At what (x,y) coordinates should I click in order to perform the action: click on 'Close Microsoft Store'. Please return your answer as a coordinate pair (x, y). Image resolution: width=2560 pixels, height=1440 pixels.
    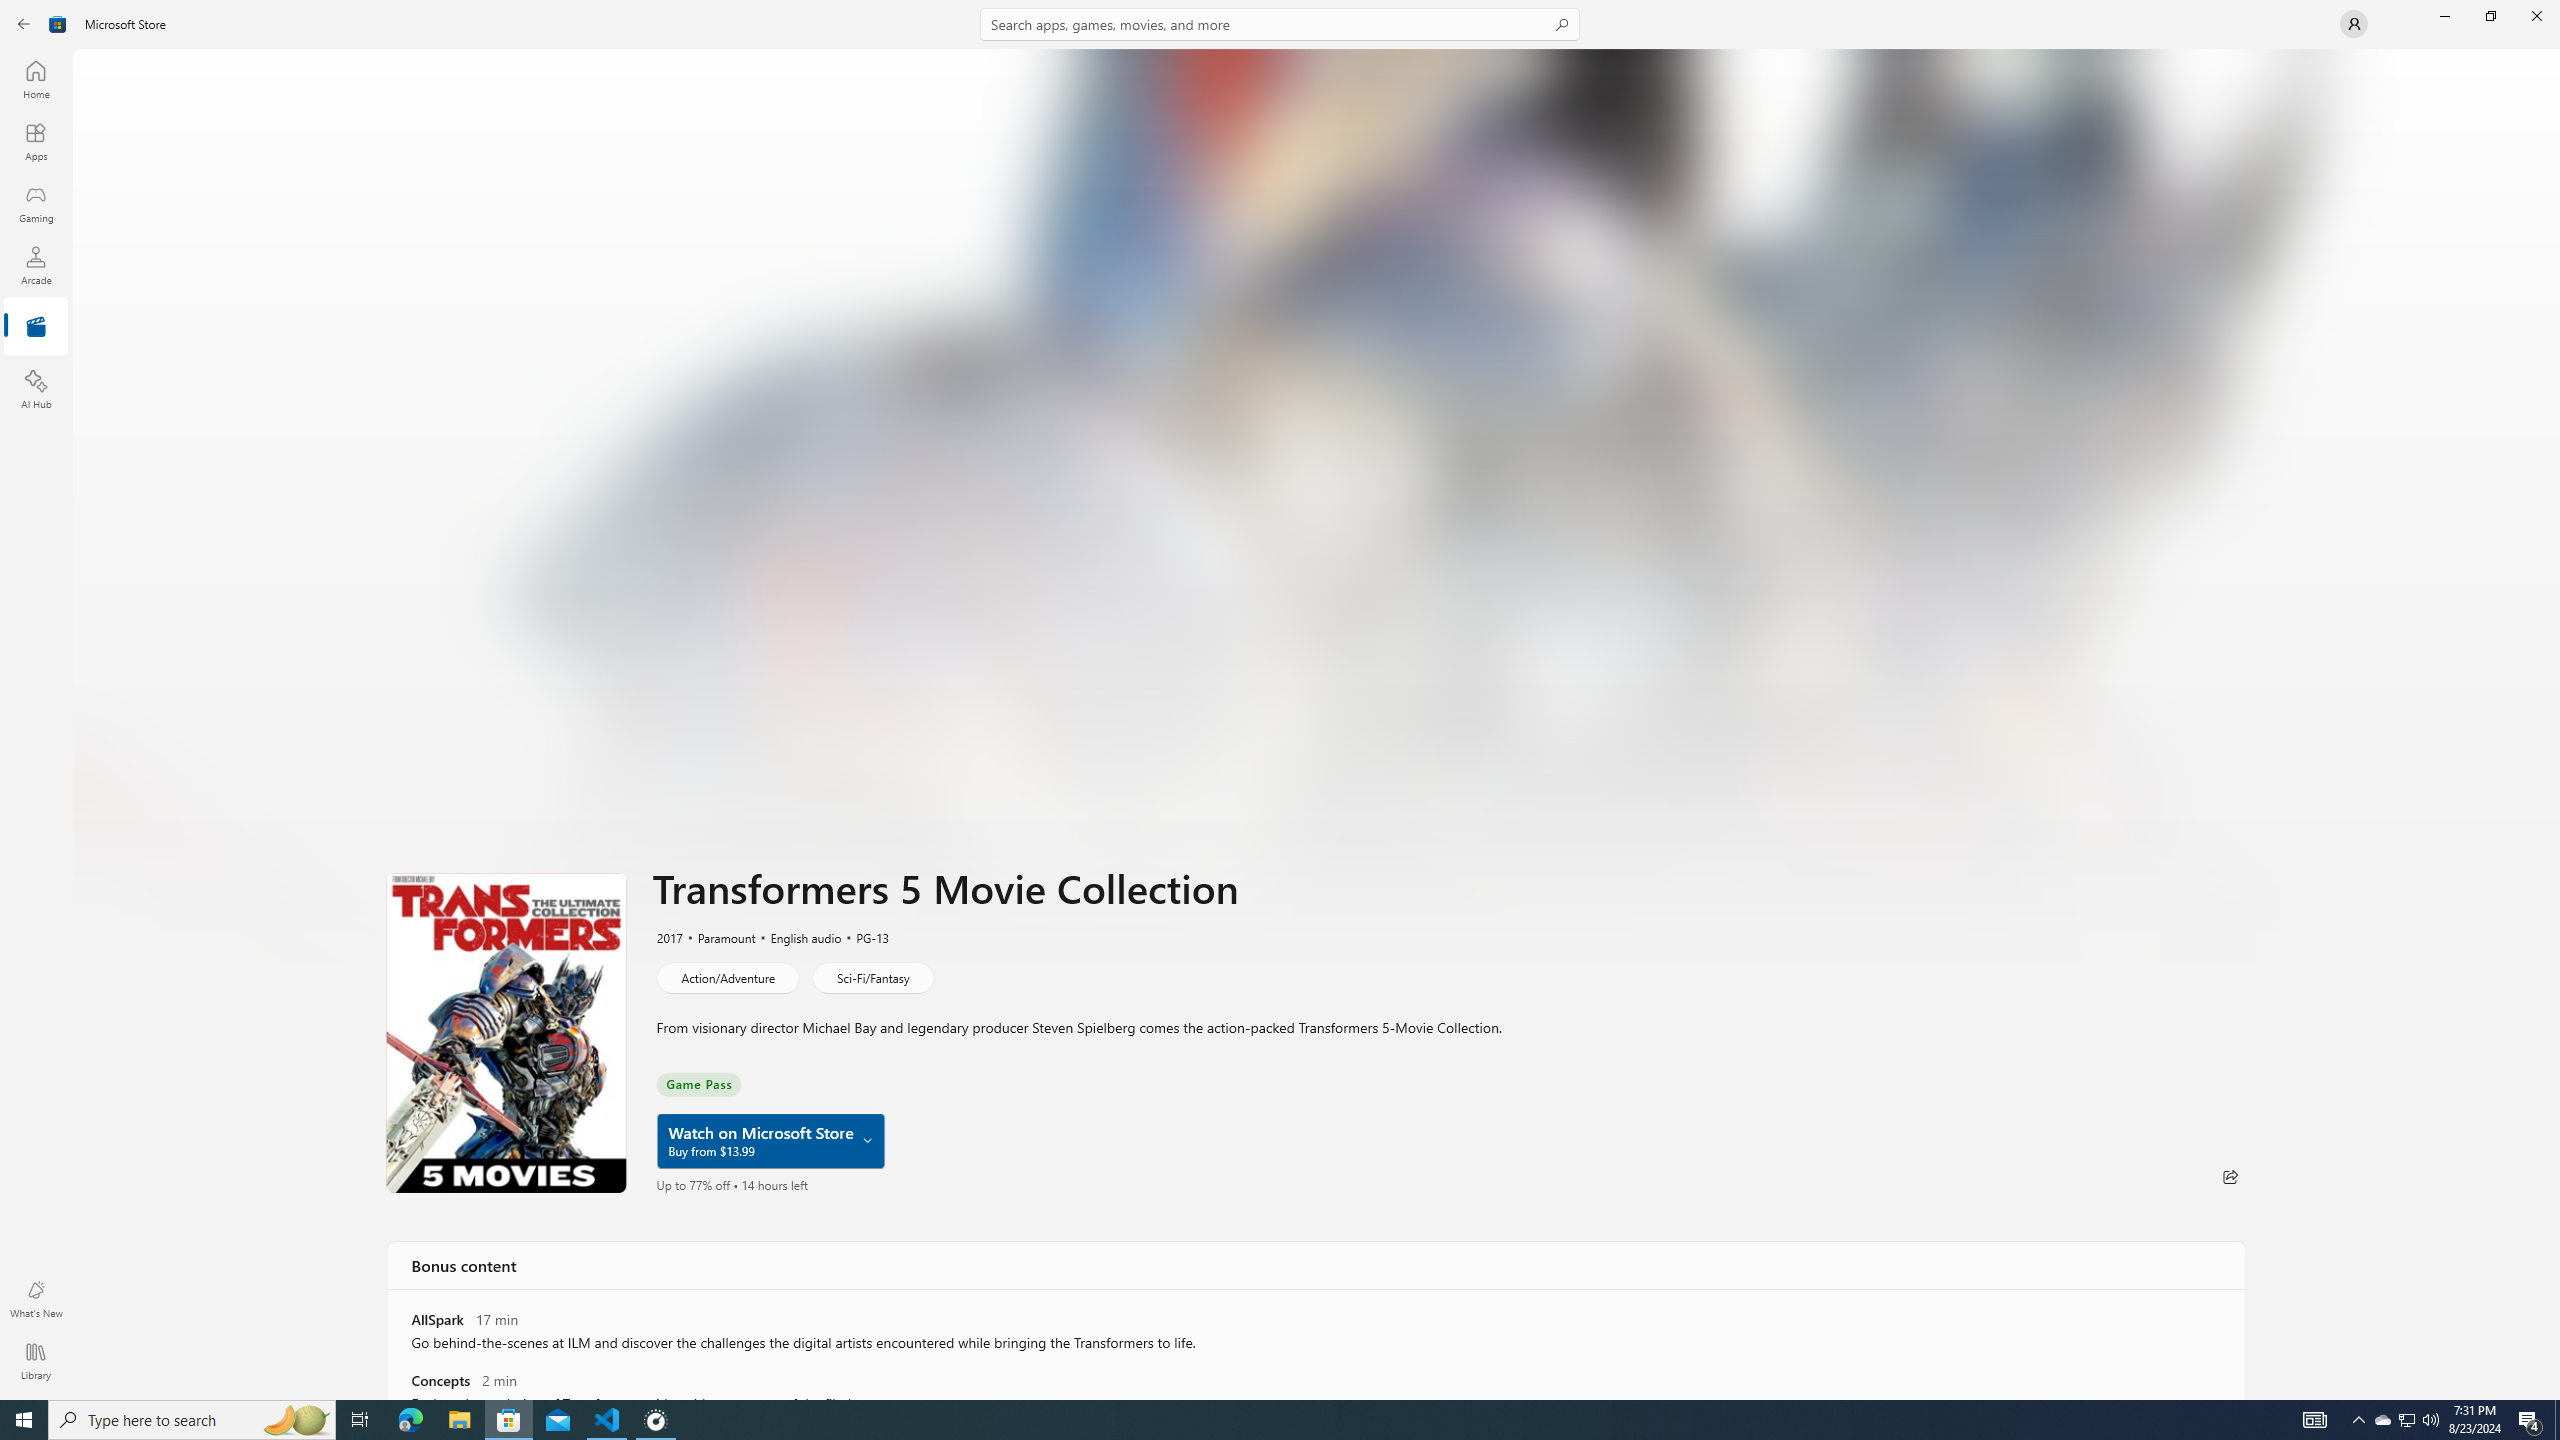
    Looking at the image, I should click on (2535, 15).